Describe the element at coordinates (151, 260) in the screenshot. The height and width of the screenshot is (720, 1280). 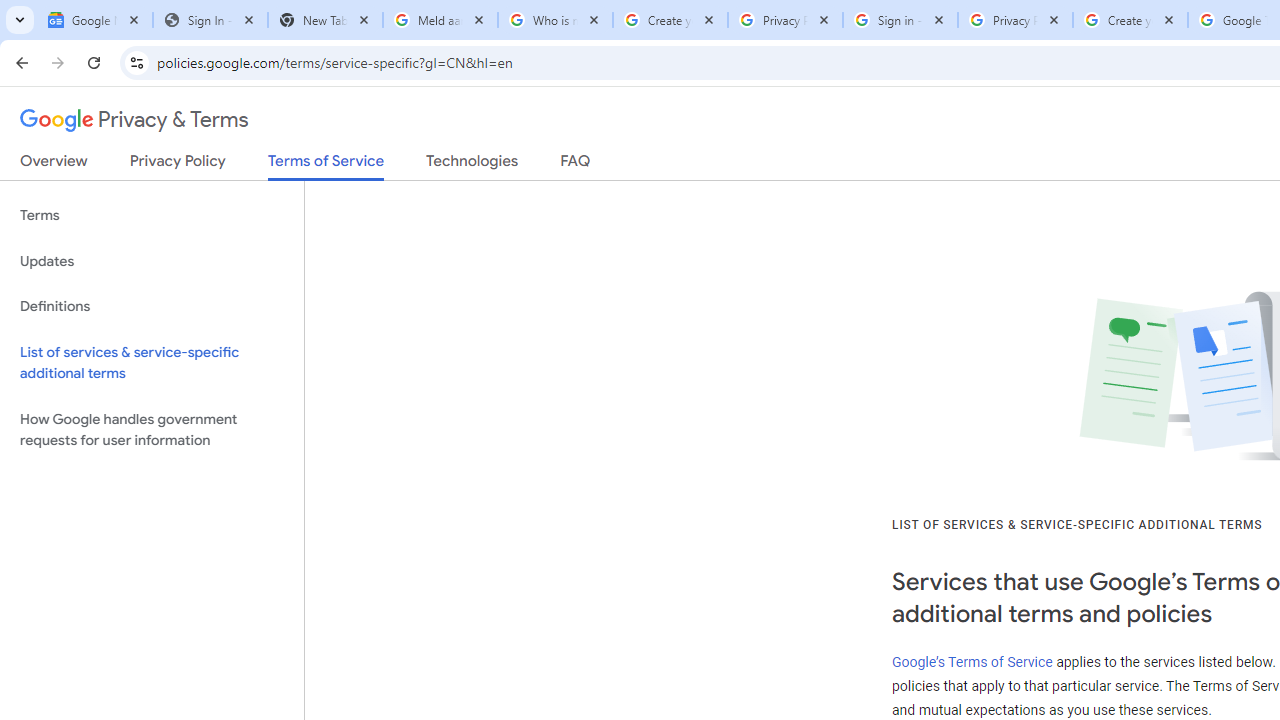
I see `'Updates'` at that location.